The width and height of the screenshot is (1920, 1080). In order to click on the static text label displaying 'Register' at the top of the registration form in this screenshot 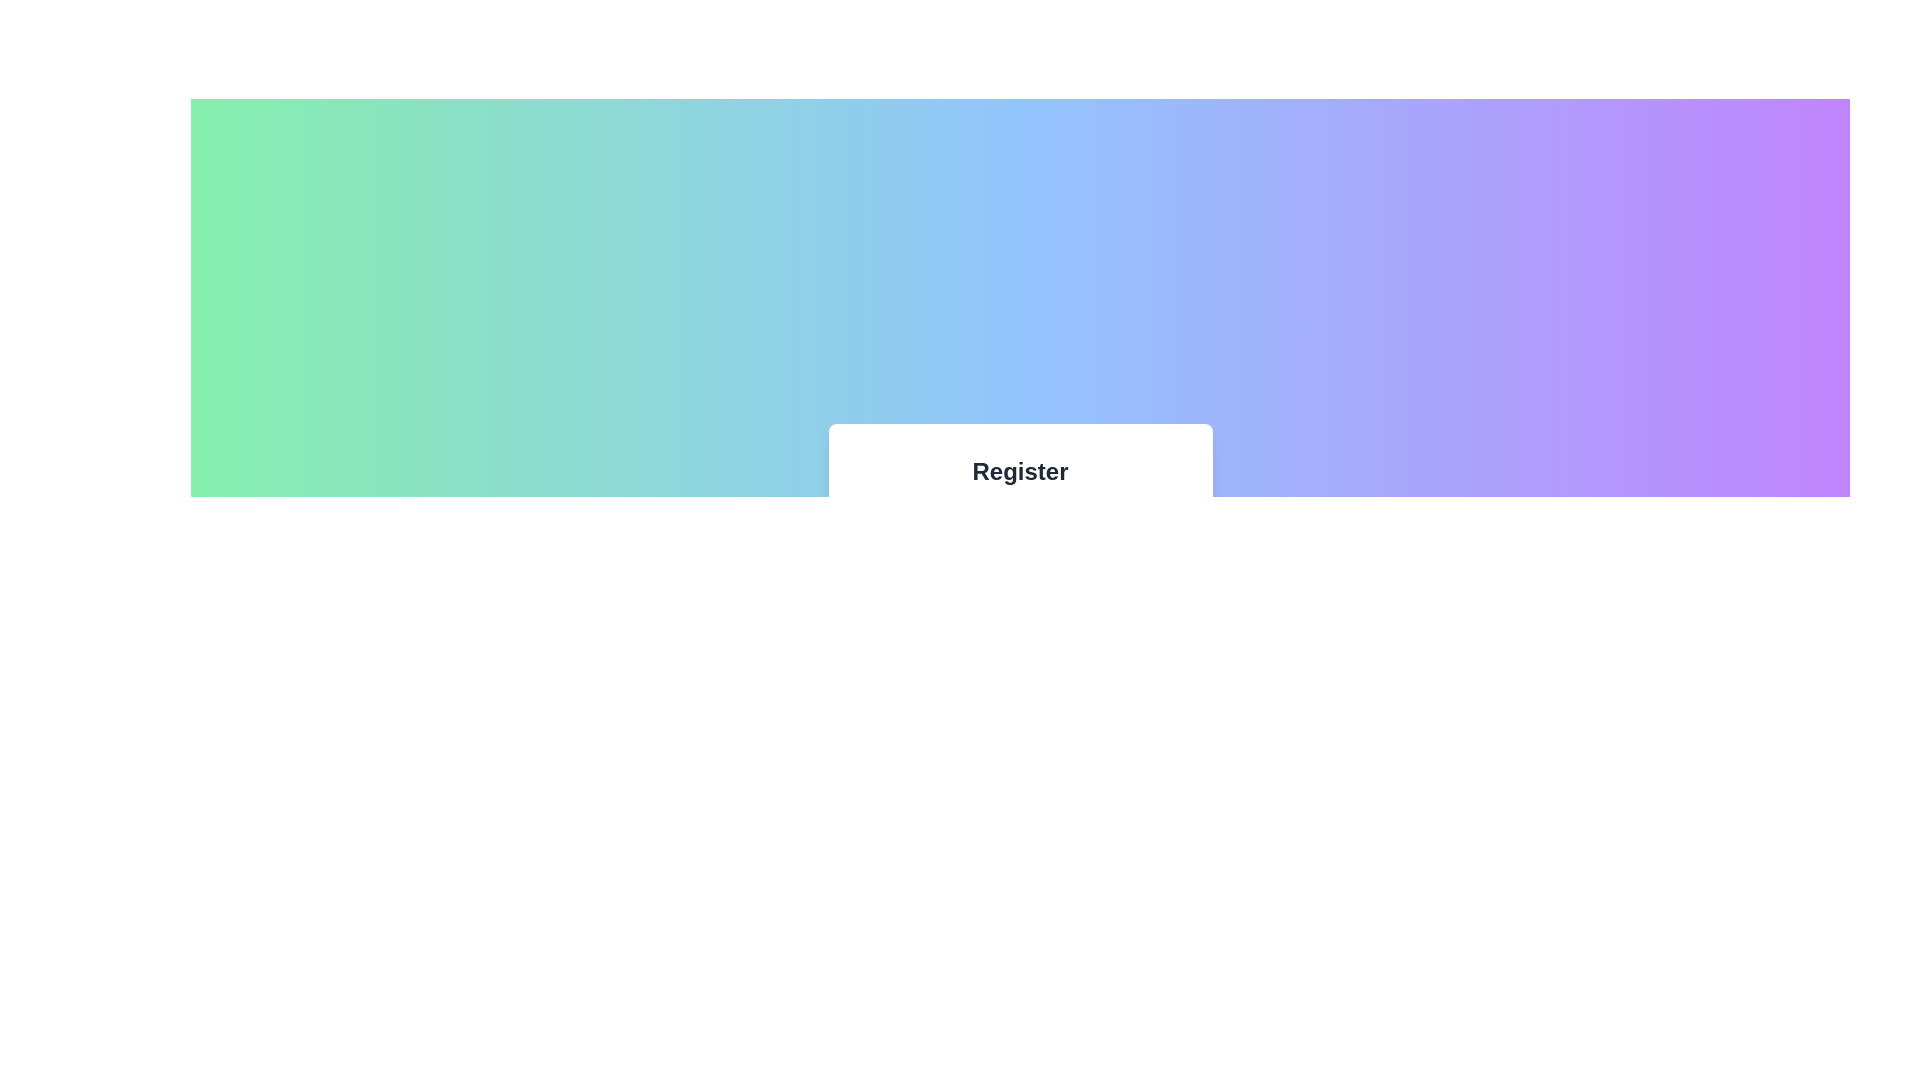, I will do `click(1020, 471)`.